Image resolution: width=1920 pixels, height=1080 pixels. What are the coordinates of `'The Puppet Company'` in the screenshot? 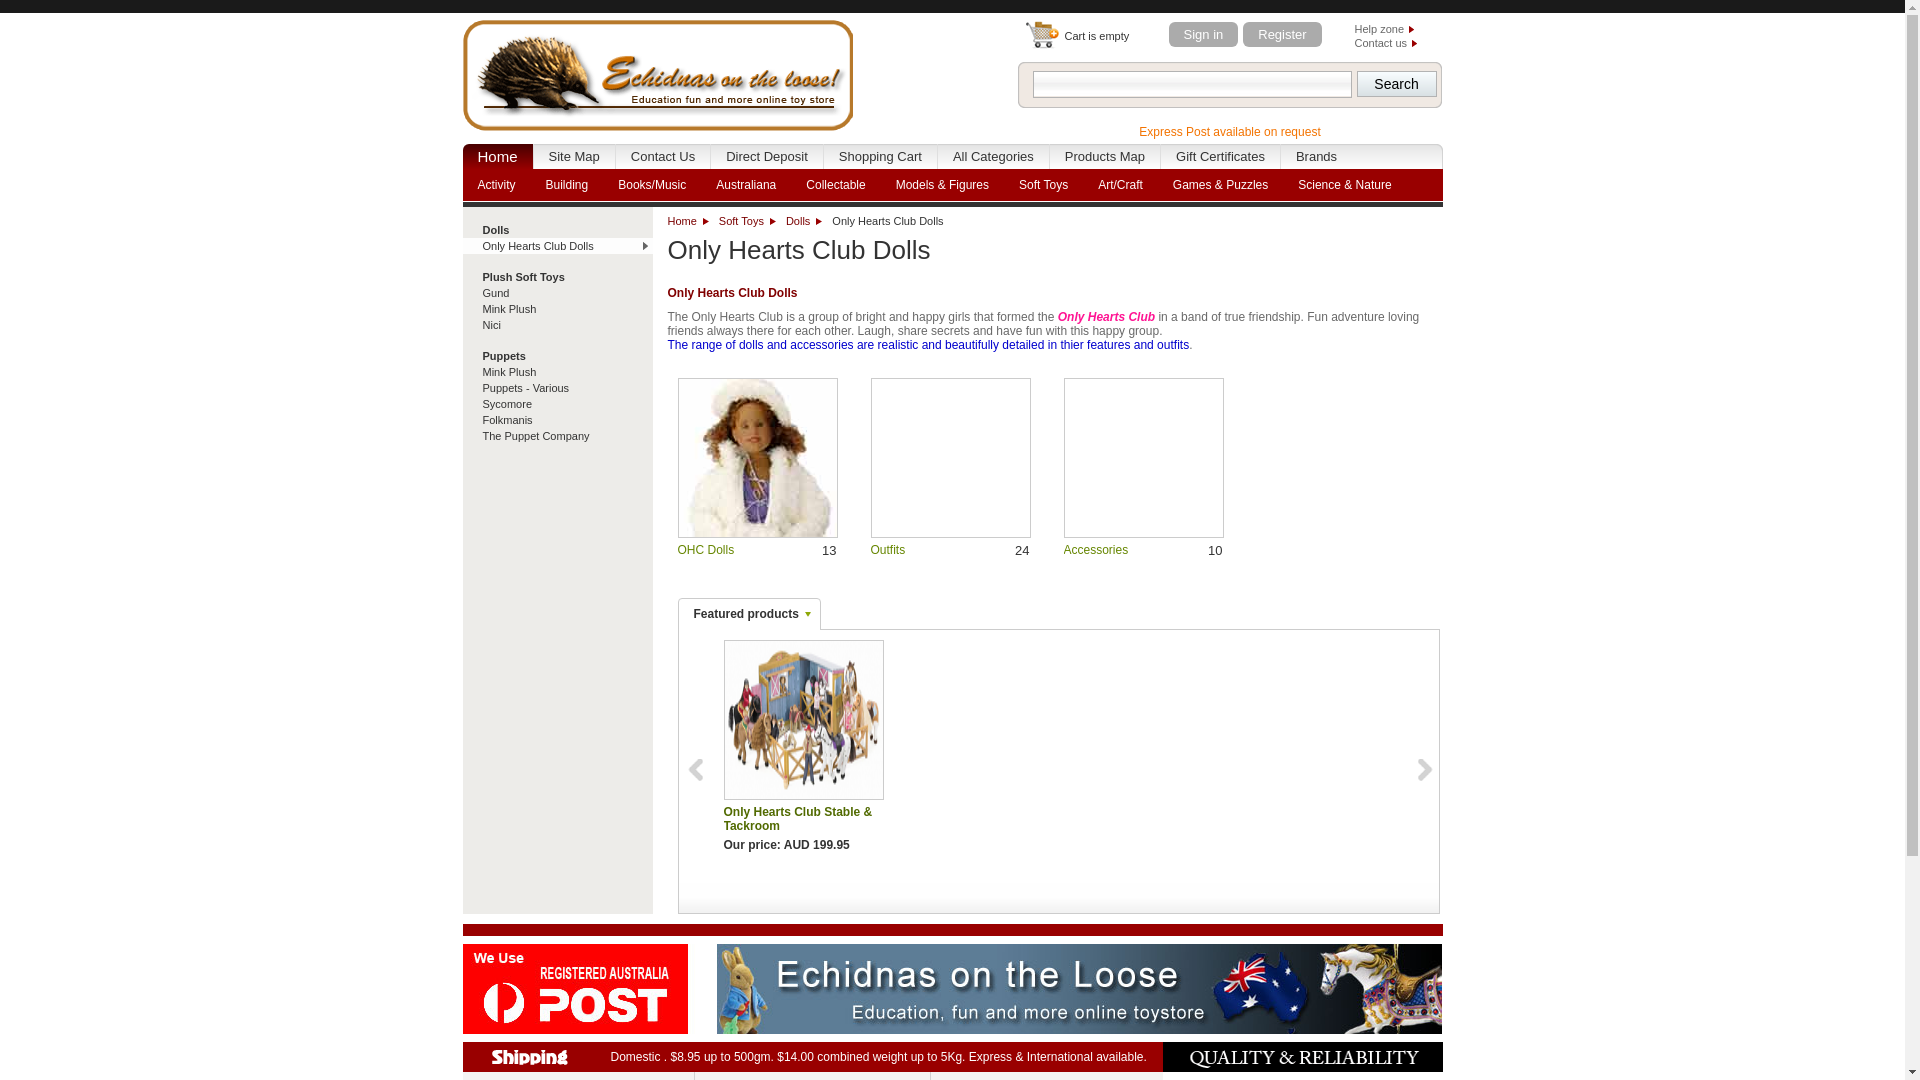 It's located at (556, 434).